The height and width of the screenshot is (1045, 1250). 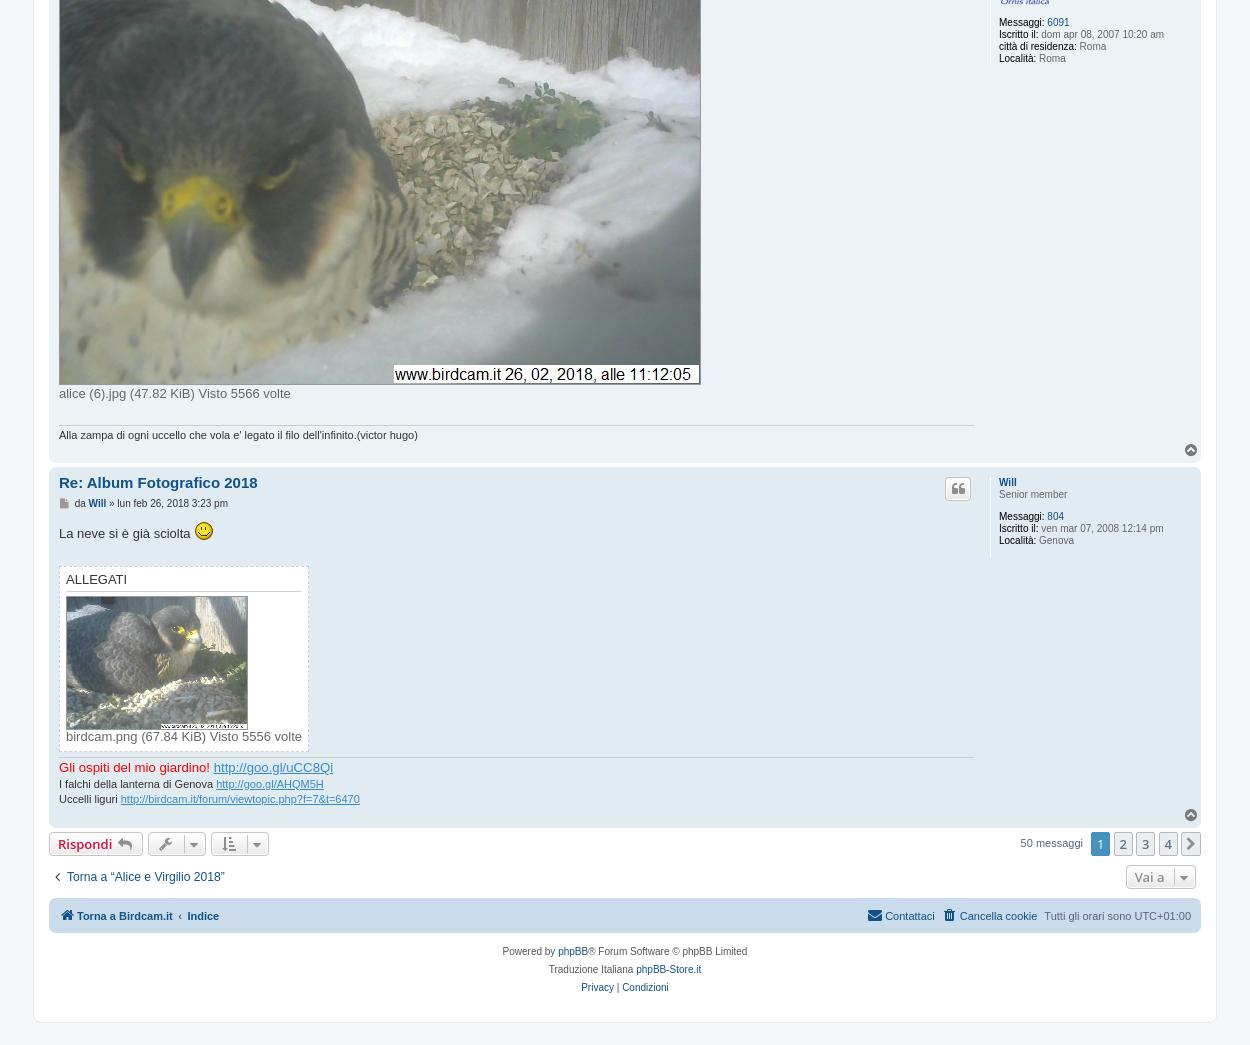 What do you see at coordinates (616, 986) in the screenshot?
I see `'|'` at bounding box center [616, 986].